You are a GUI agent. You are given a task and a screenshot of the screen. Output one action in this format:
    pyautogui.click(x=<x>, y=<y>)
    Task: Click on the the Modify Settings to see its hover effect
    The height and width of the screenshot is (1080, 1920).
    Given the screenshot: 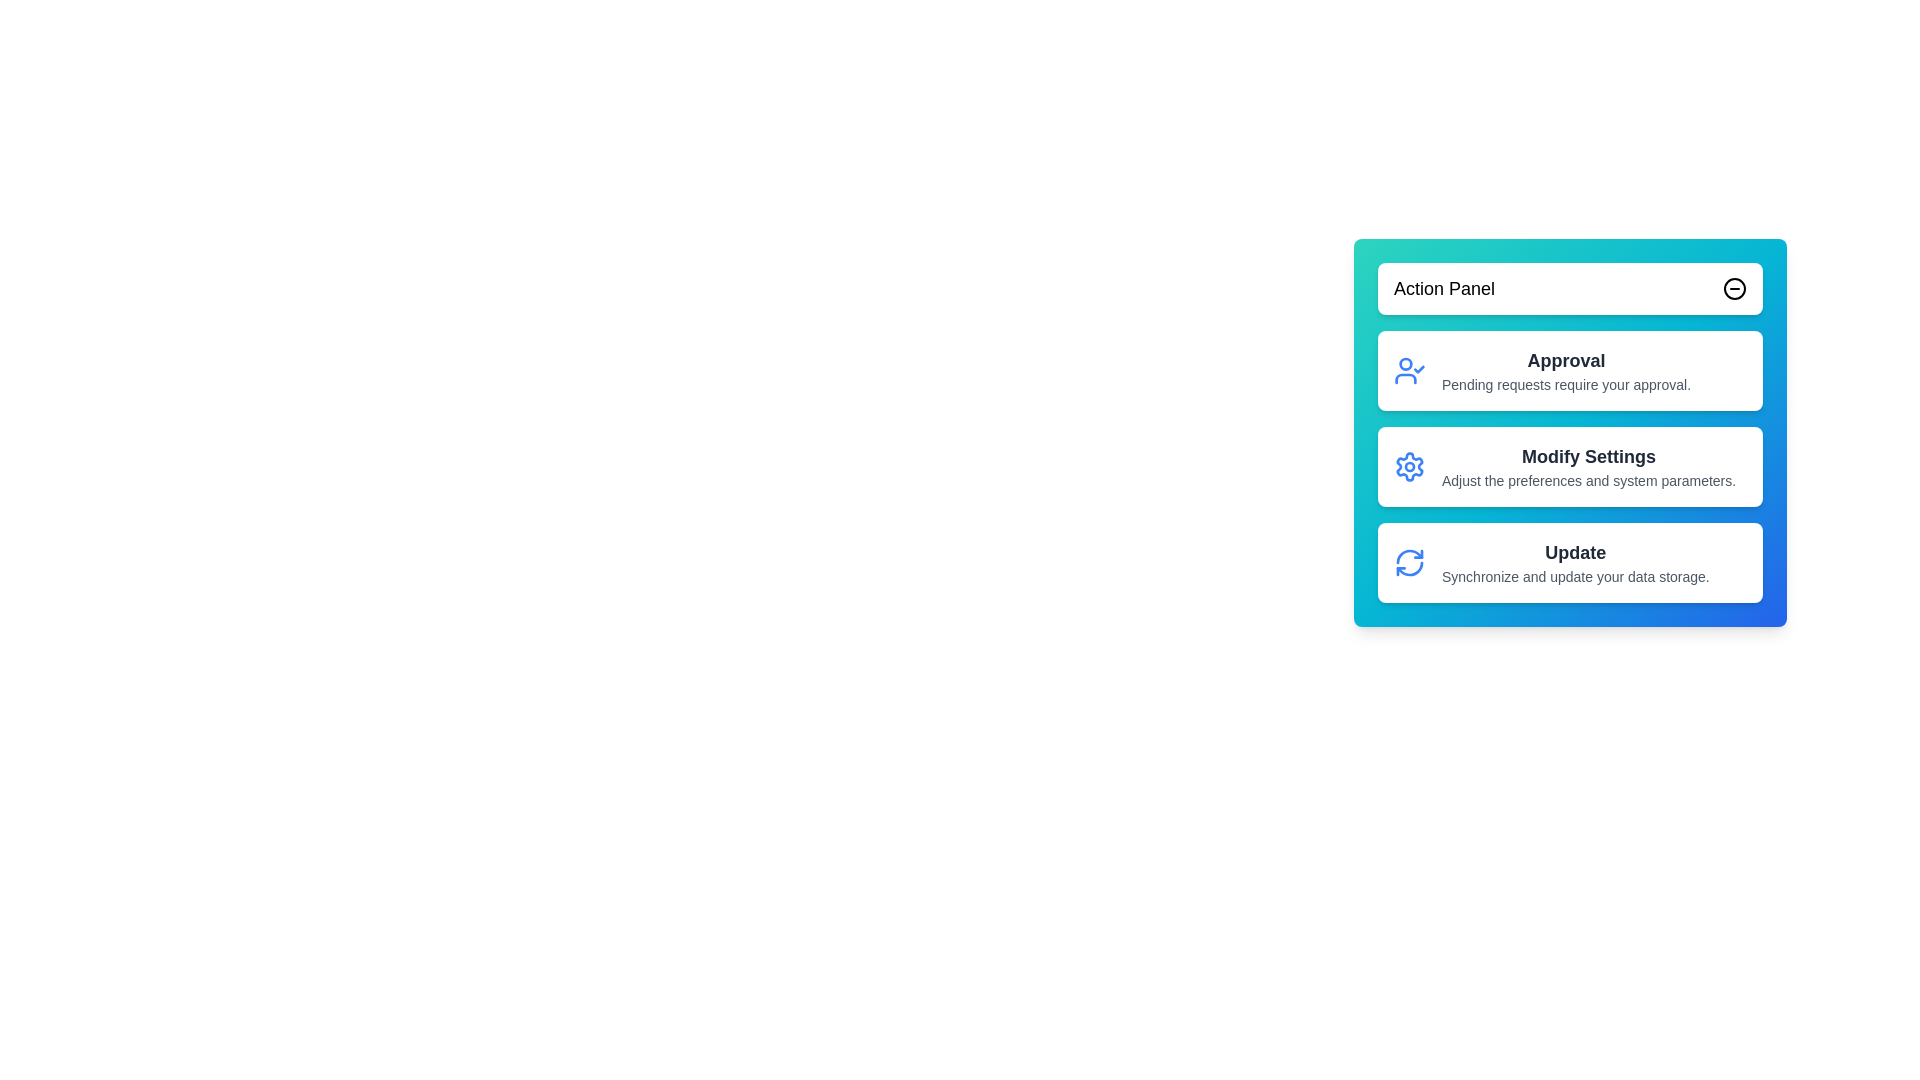 What is the action you would take?
    pyautogui.click(x=1569, y=466)
    